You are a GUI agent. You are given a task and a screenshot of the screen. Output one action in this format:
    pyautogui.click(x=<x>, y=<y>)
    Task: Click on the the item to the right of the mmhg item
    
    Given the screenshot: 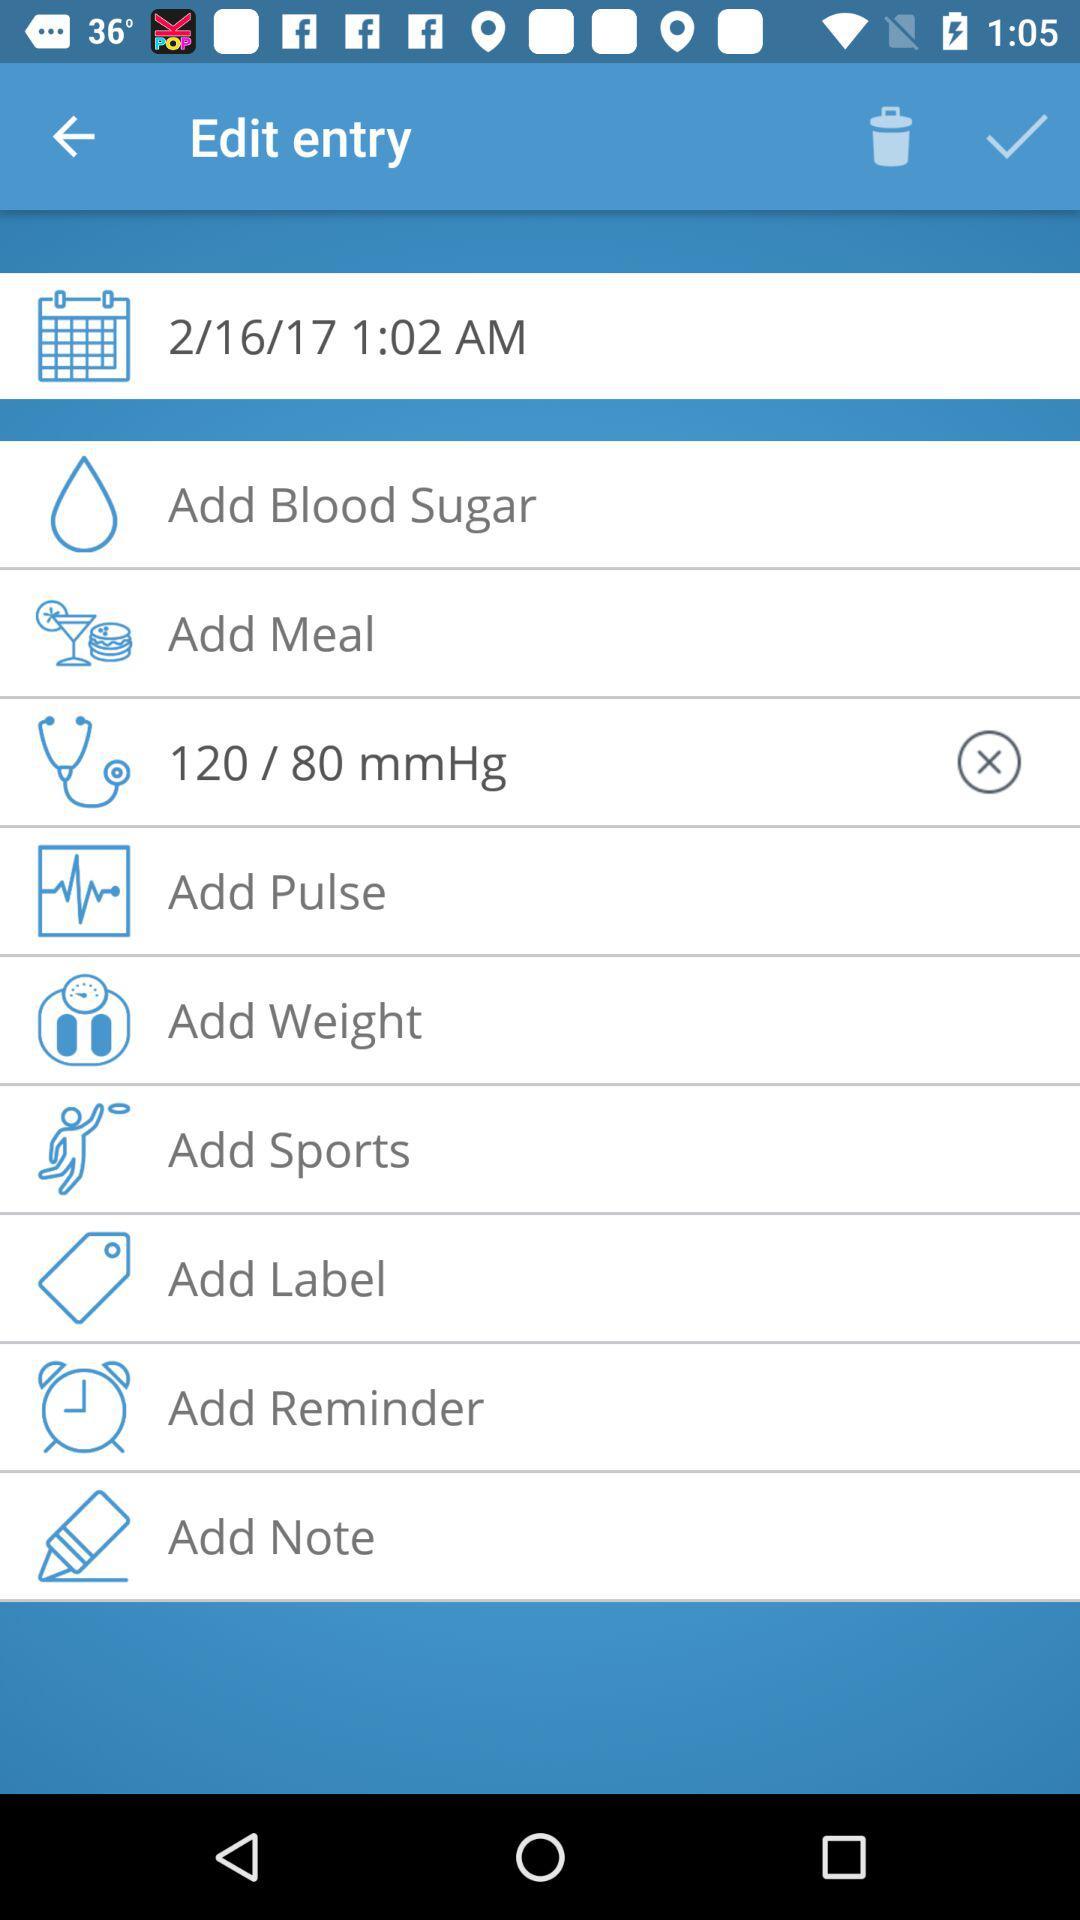 What is the action you would take?
    pyautogui.click(x=987, y=761)
    